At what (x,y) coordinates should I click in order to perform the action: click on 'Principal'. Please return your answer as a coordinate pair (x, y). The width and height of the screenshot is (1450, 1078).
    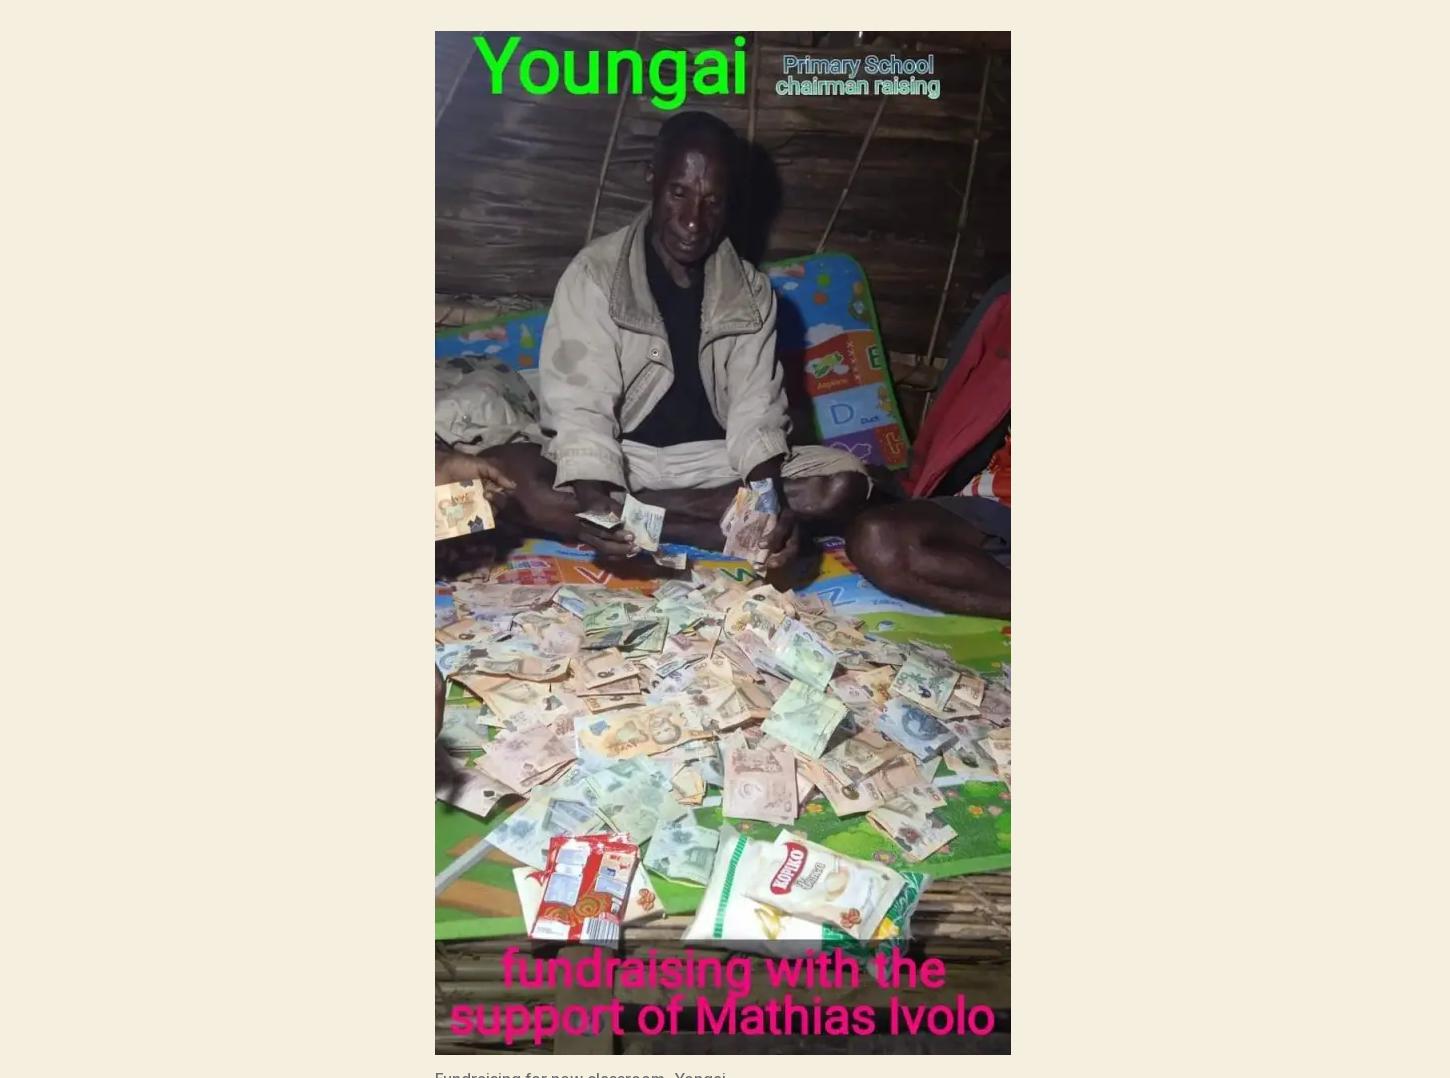
    Looking at the image, I should click on (479, 483).